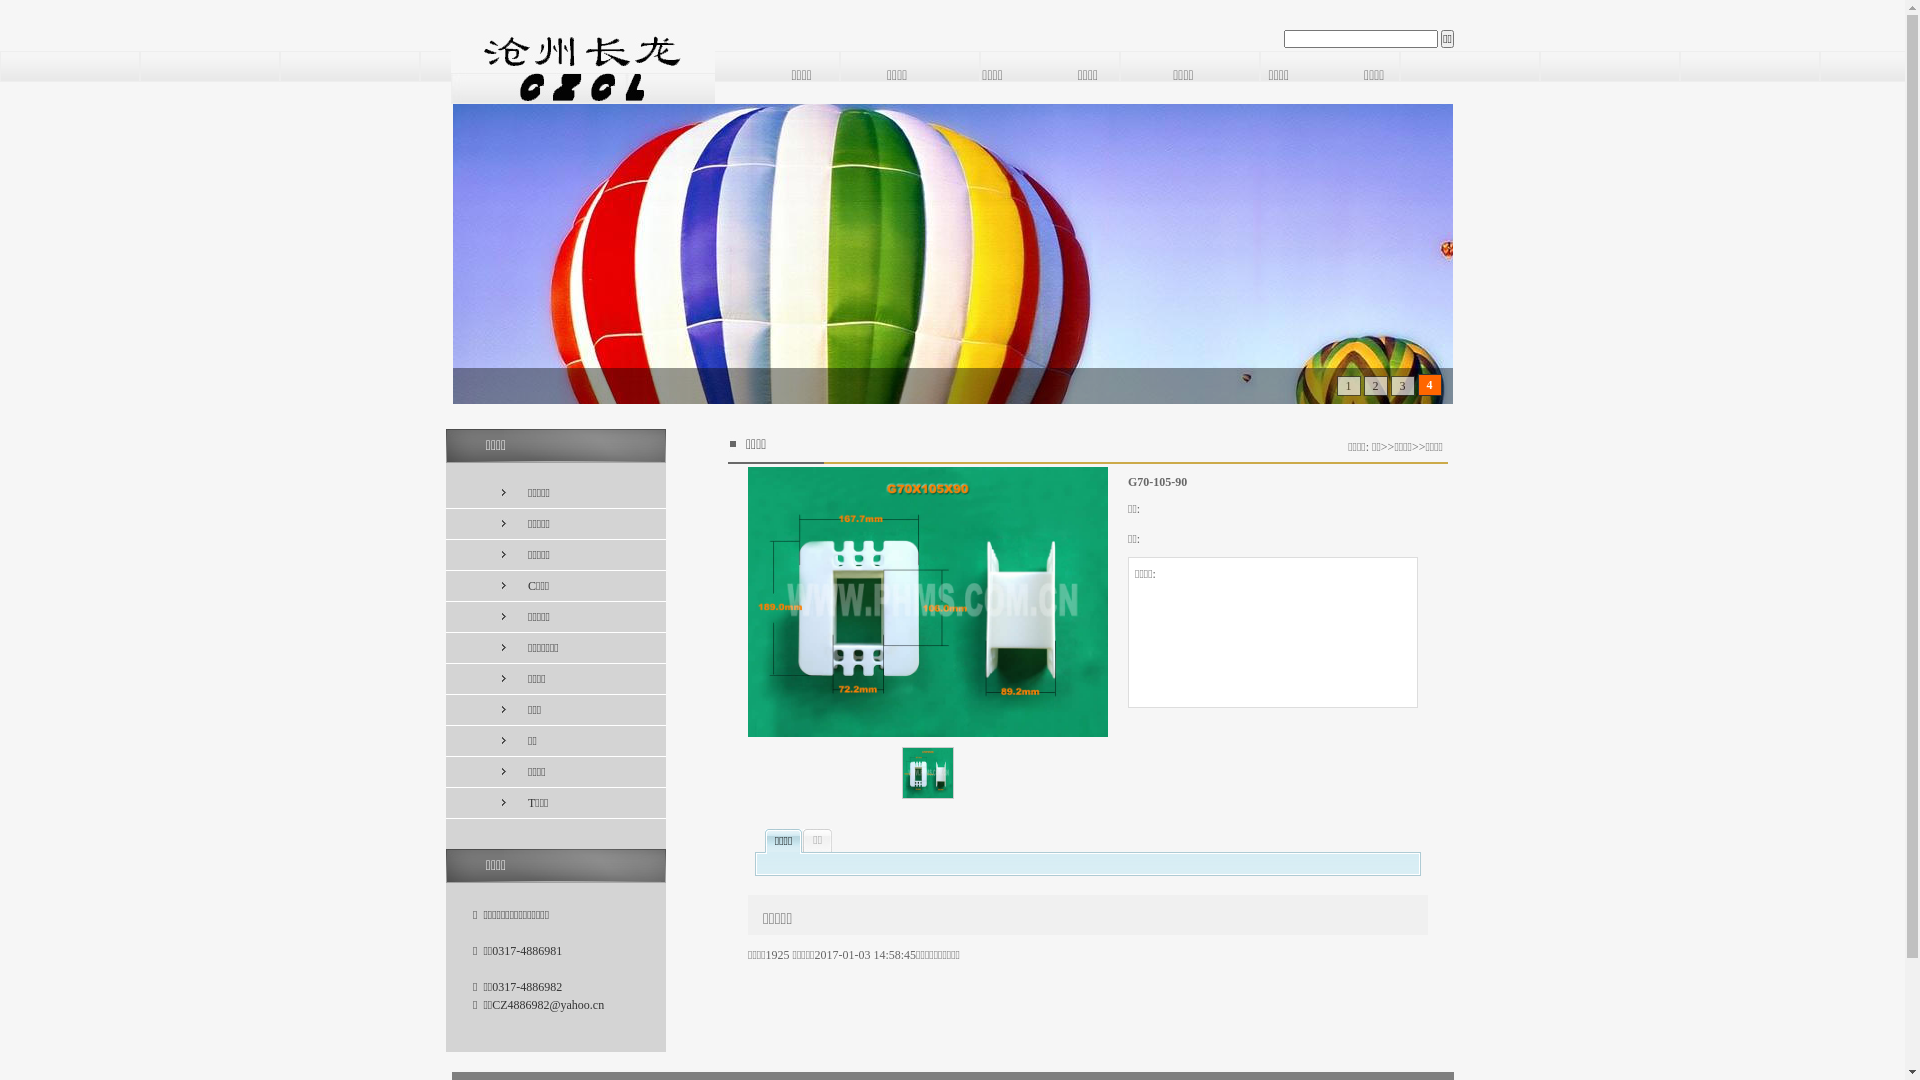 Image resolution: width=1920 pixels, height=1080 pixels. I want to click on '1', so click(1345, 385).